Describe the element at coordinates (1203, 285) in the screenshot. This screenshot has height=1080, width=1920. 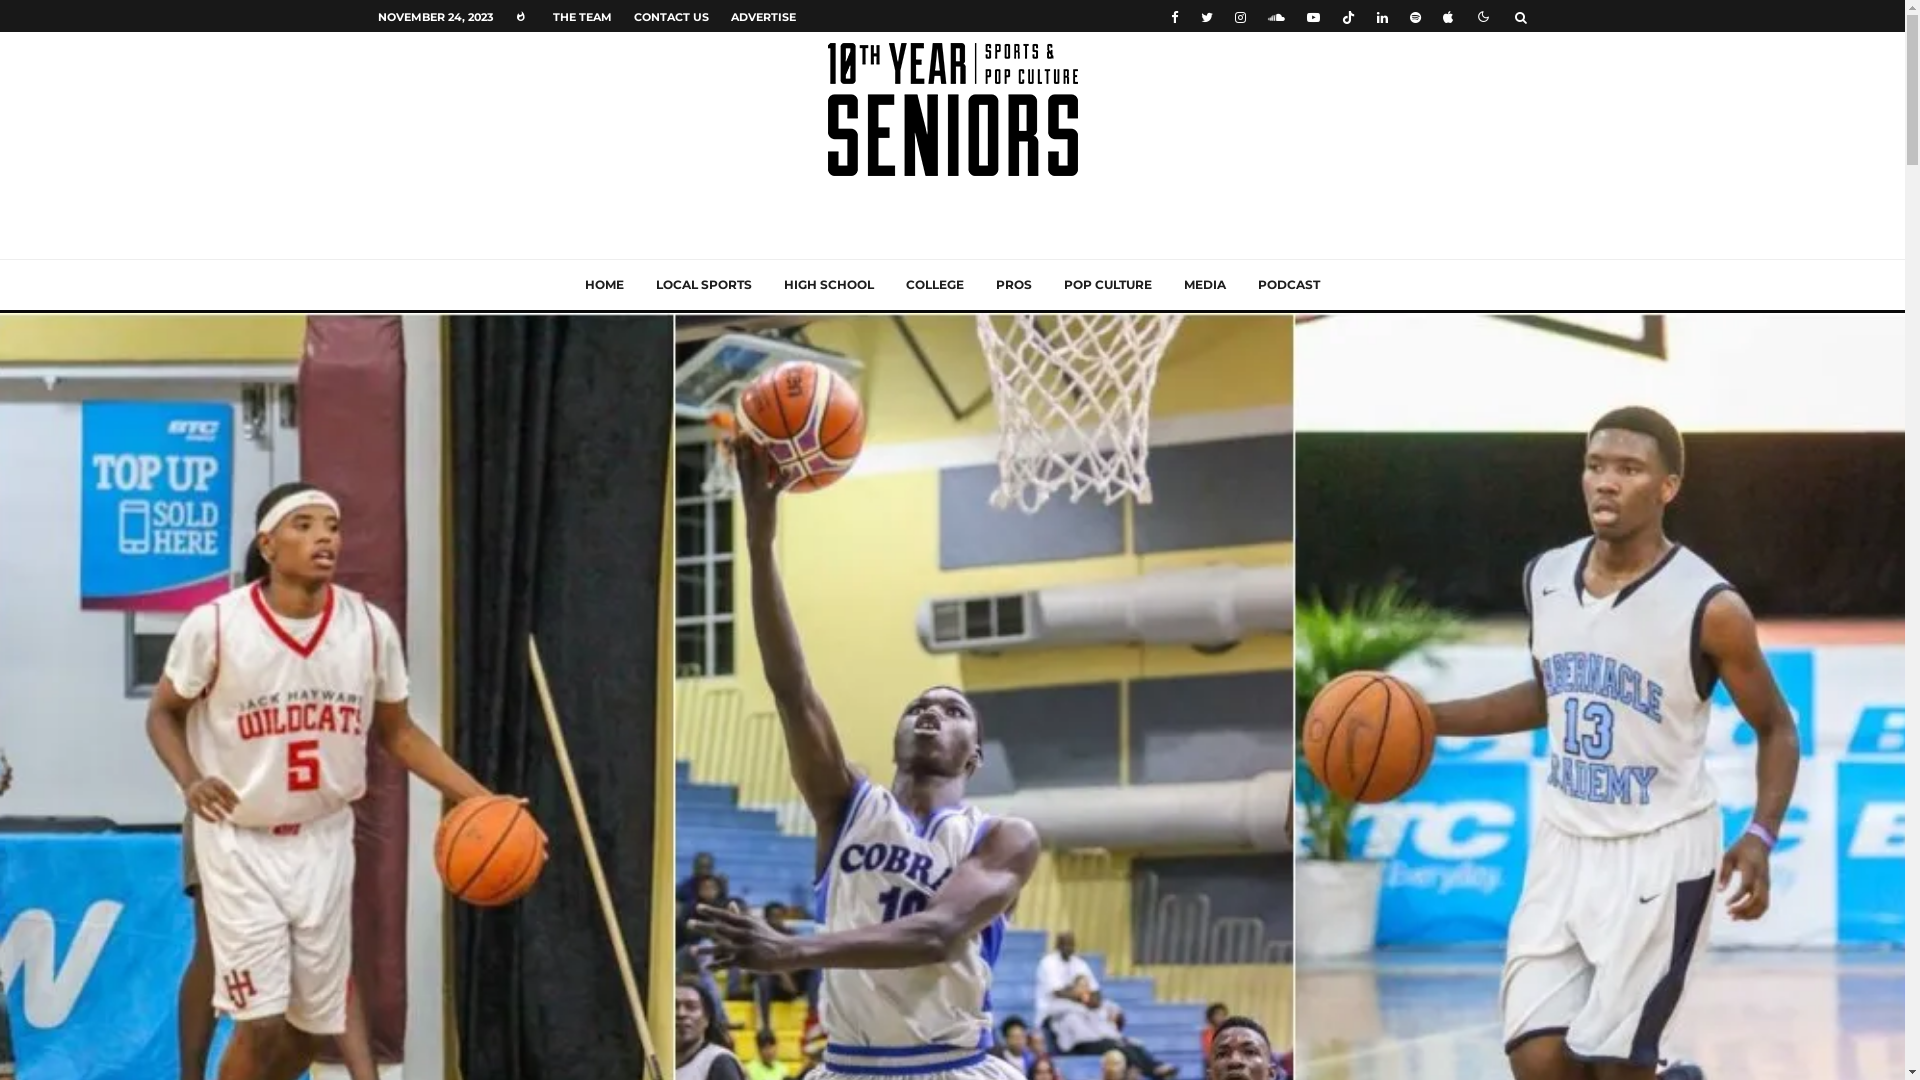
I see `'MEDIA'` at that location.